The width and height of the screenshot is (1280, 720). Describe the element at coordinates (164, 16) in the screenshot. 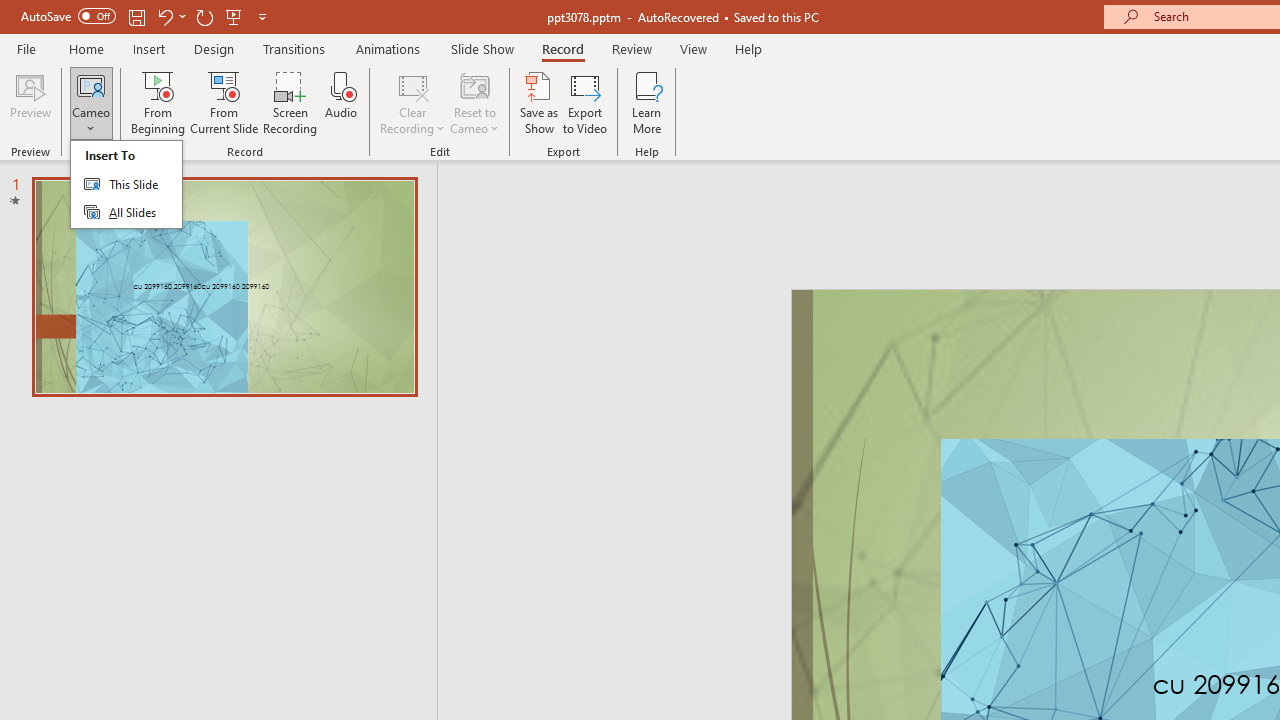

I see `'Undo'` at that location.